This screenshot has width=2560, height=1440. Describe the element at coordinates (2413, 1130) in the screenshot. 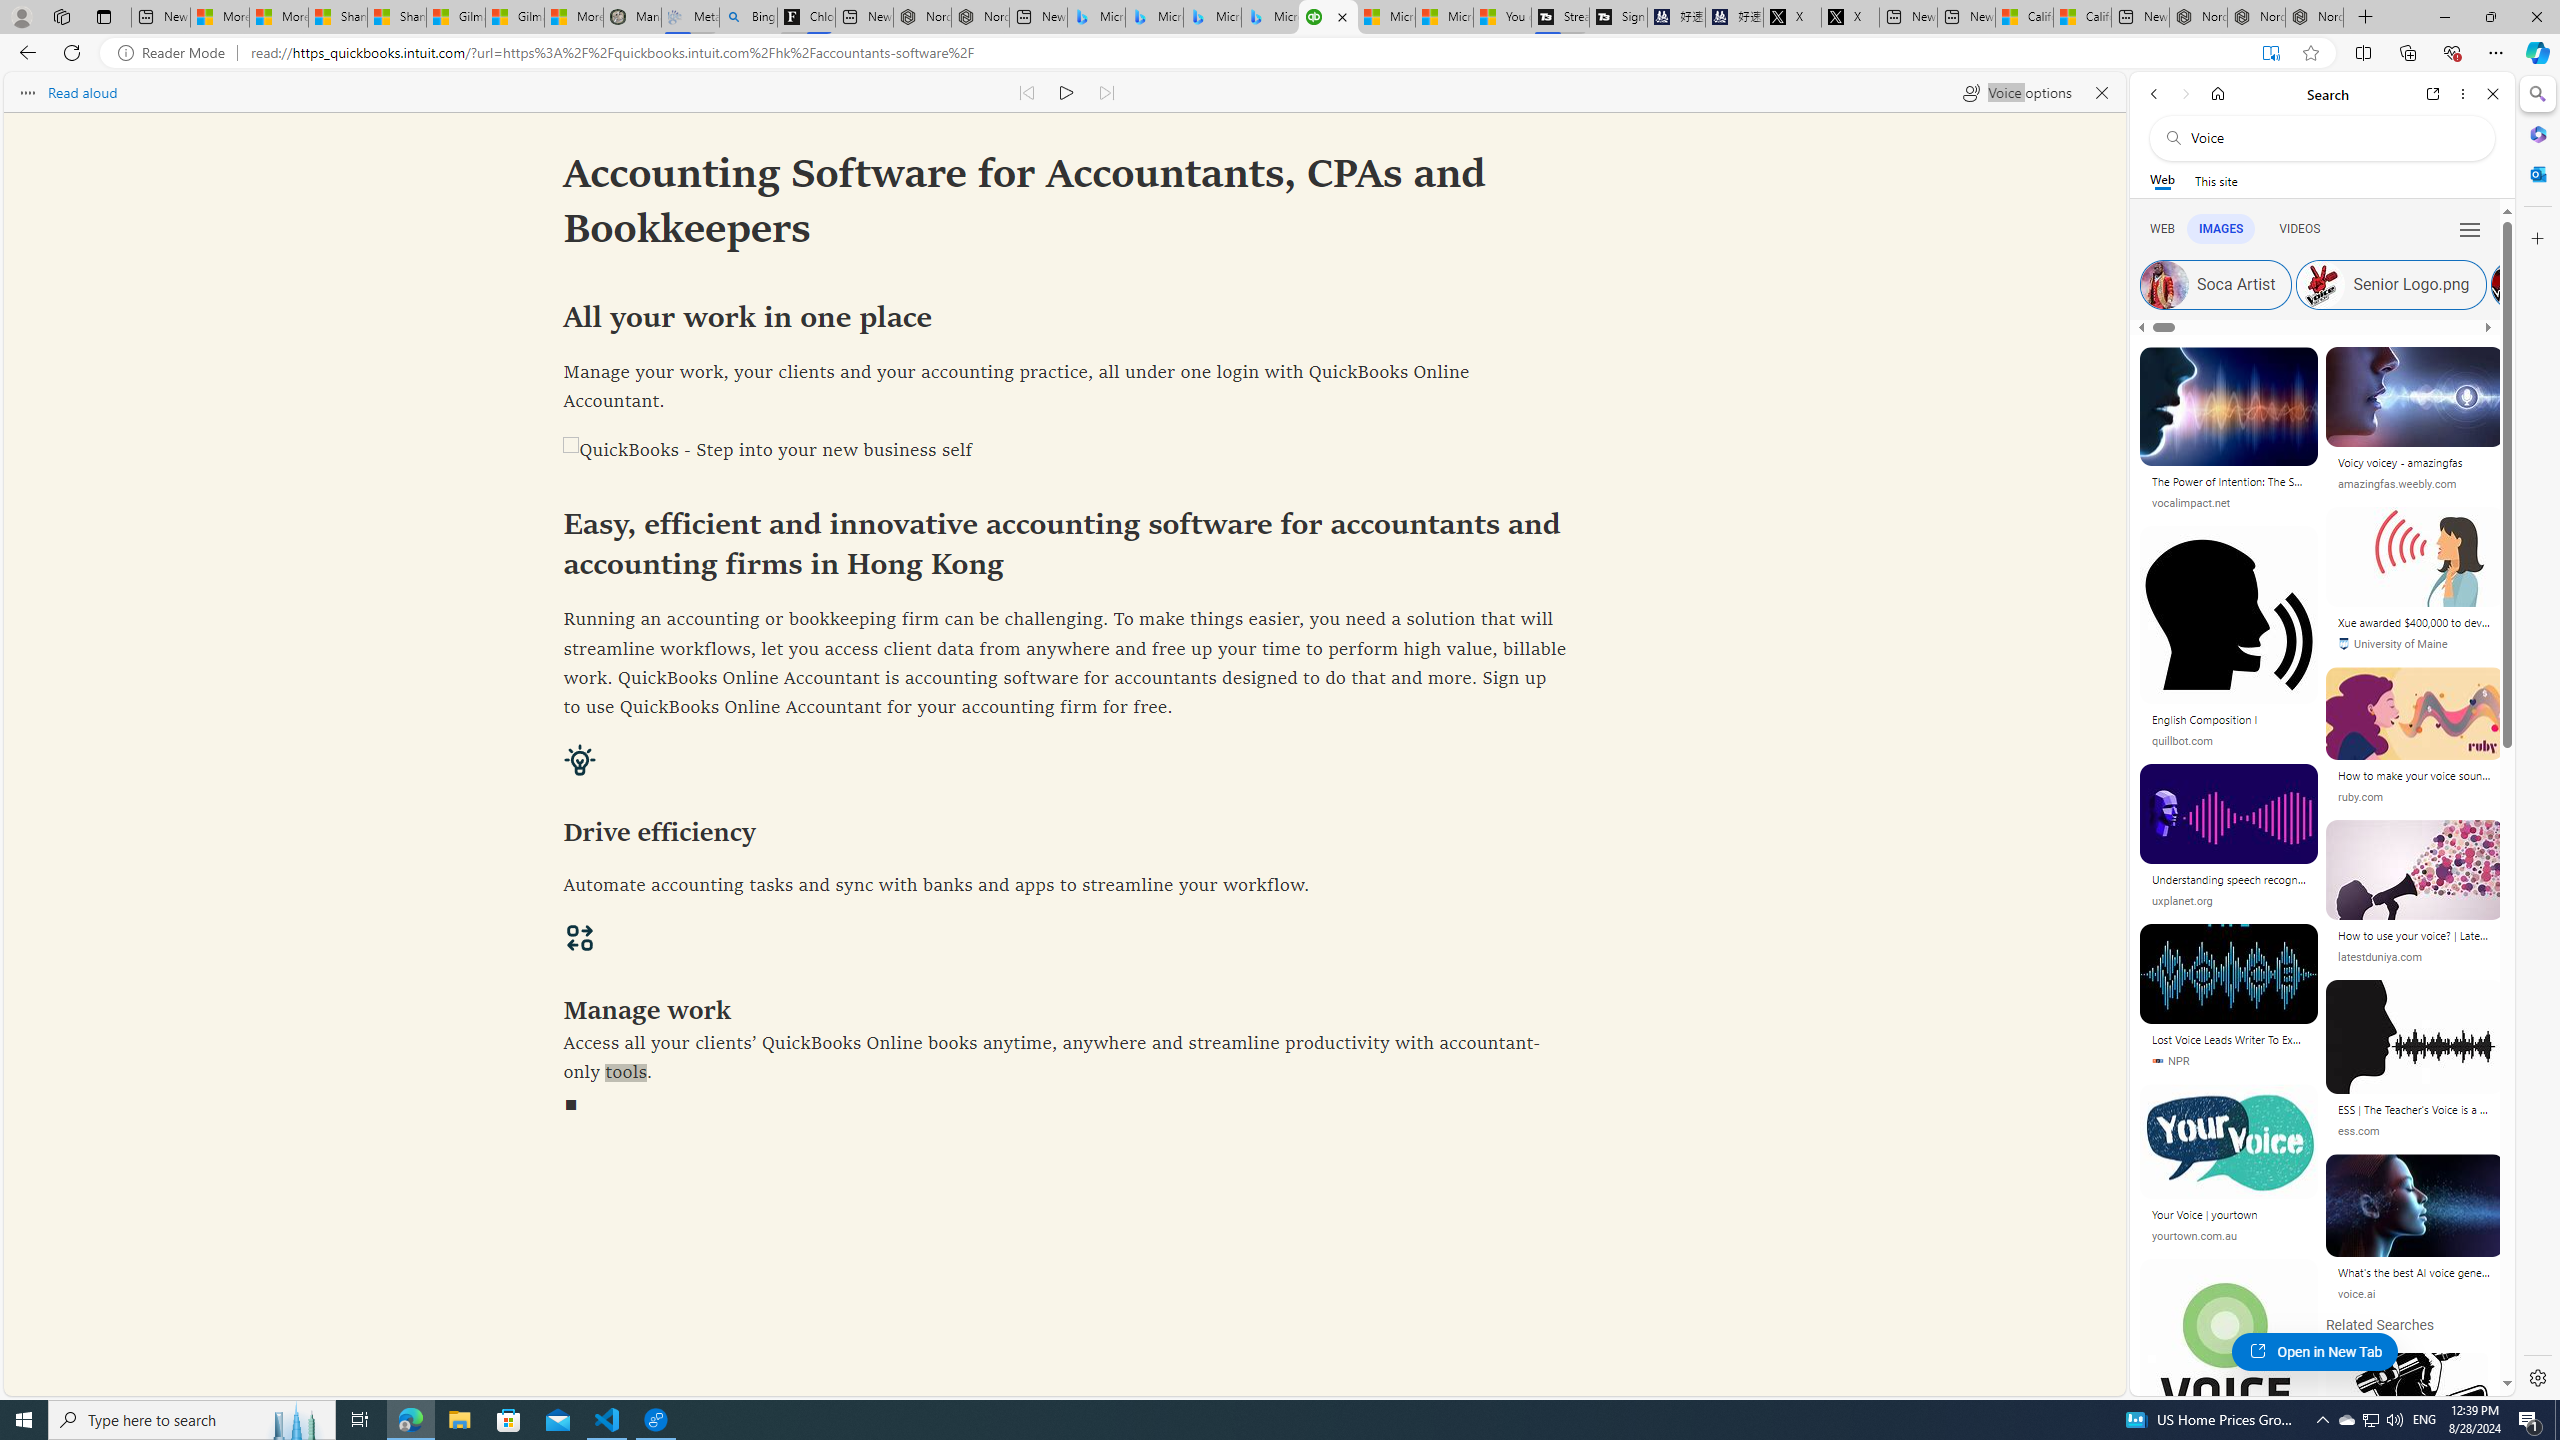

I see `'ess.com'` at that location.